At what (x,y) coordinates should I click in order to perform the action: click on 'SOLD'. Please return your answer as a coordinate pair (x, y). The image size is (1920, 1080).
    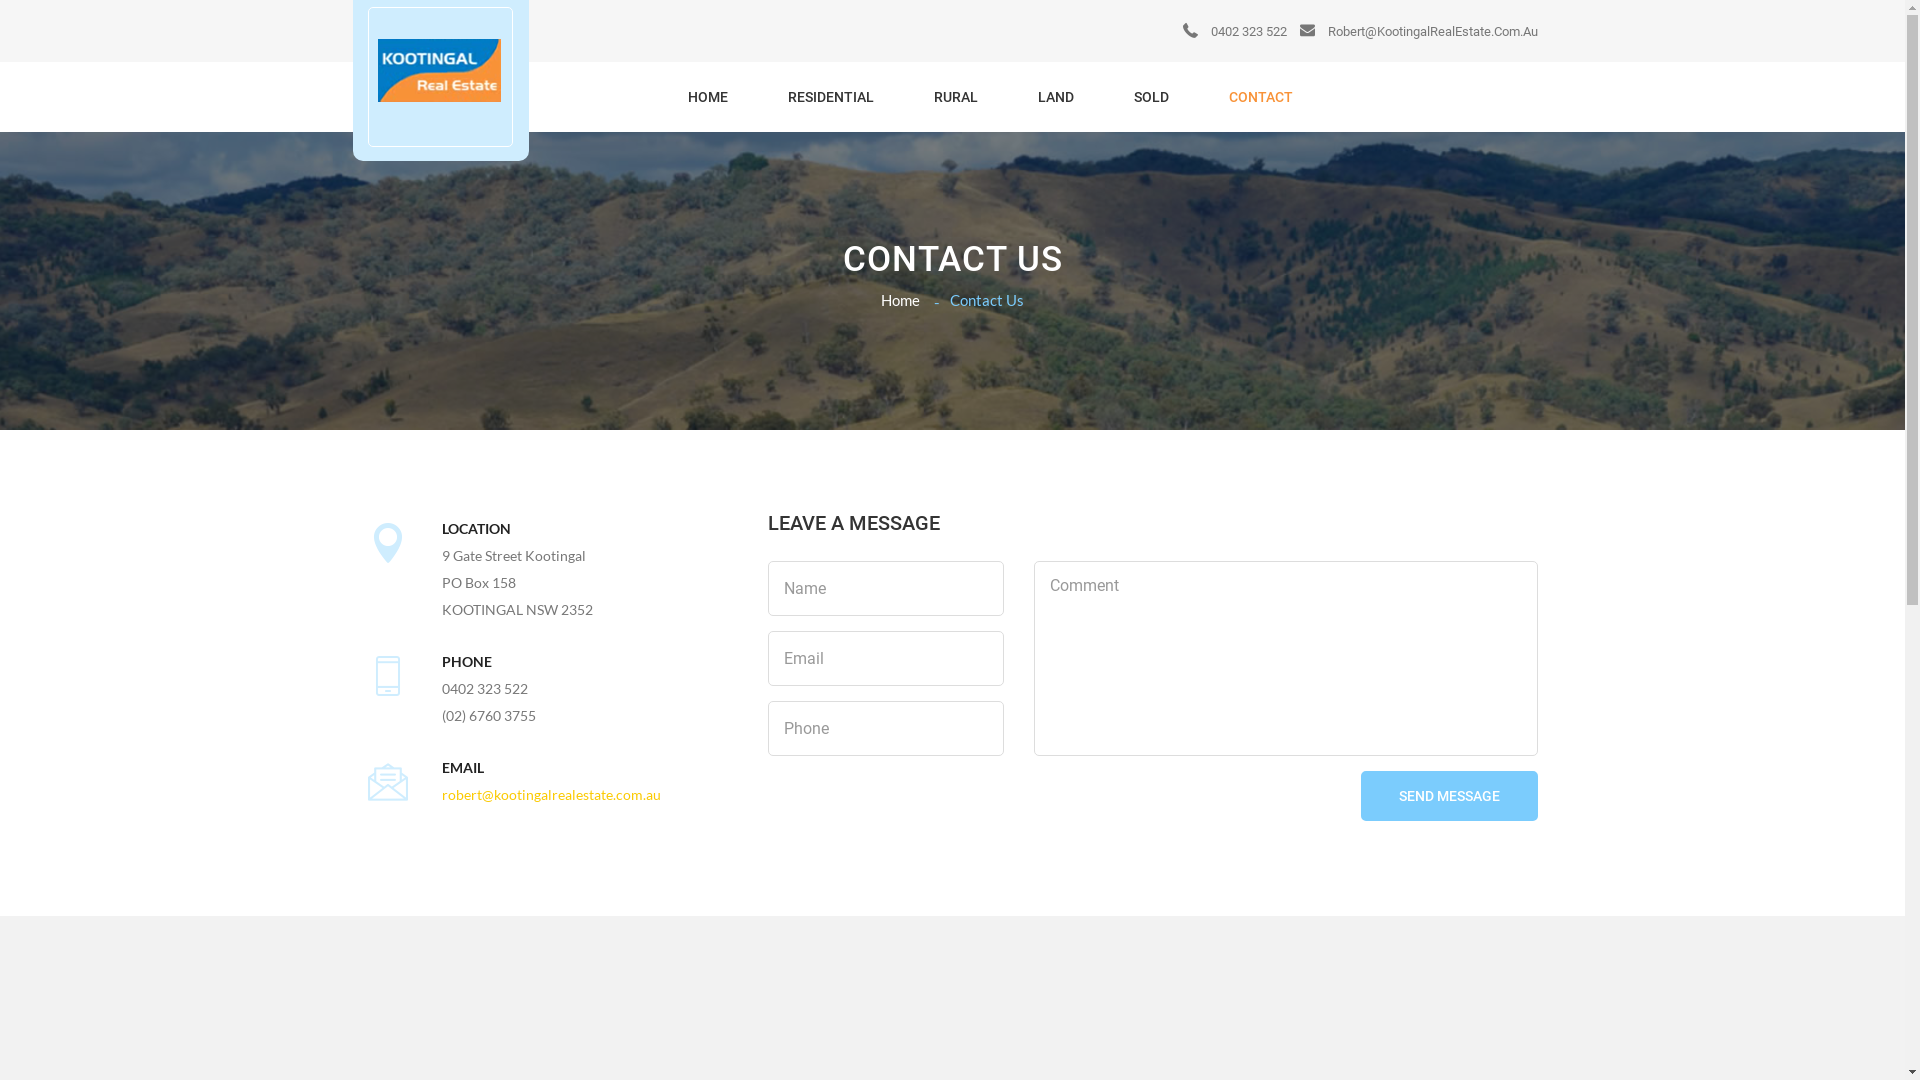
    Looking at the image, I should click on (1151, 96).